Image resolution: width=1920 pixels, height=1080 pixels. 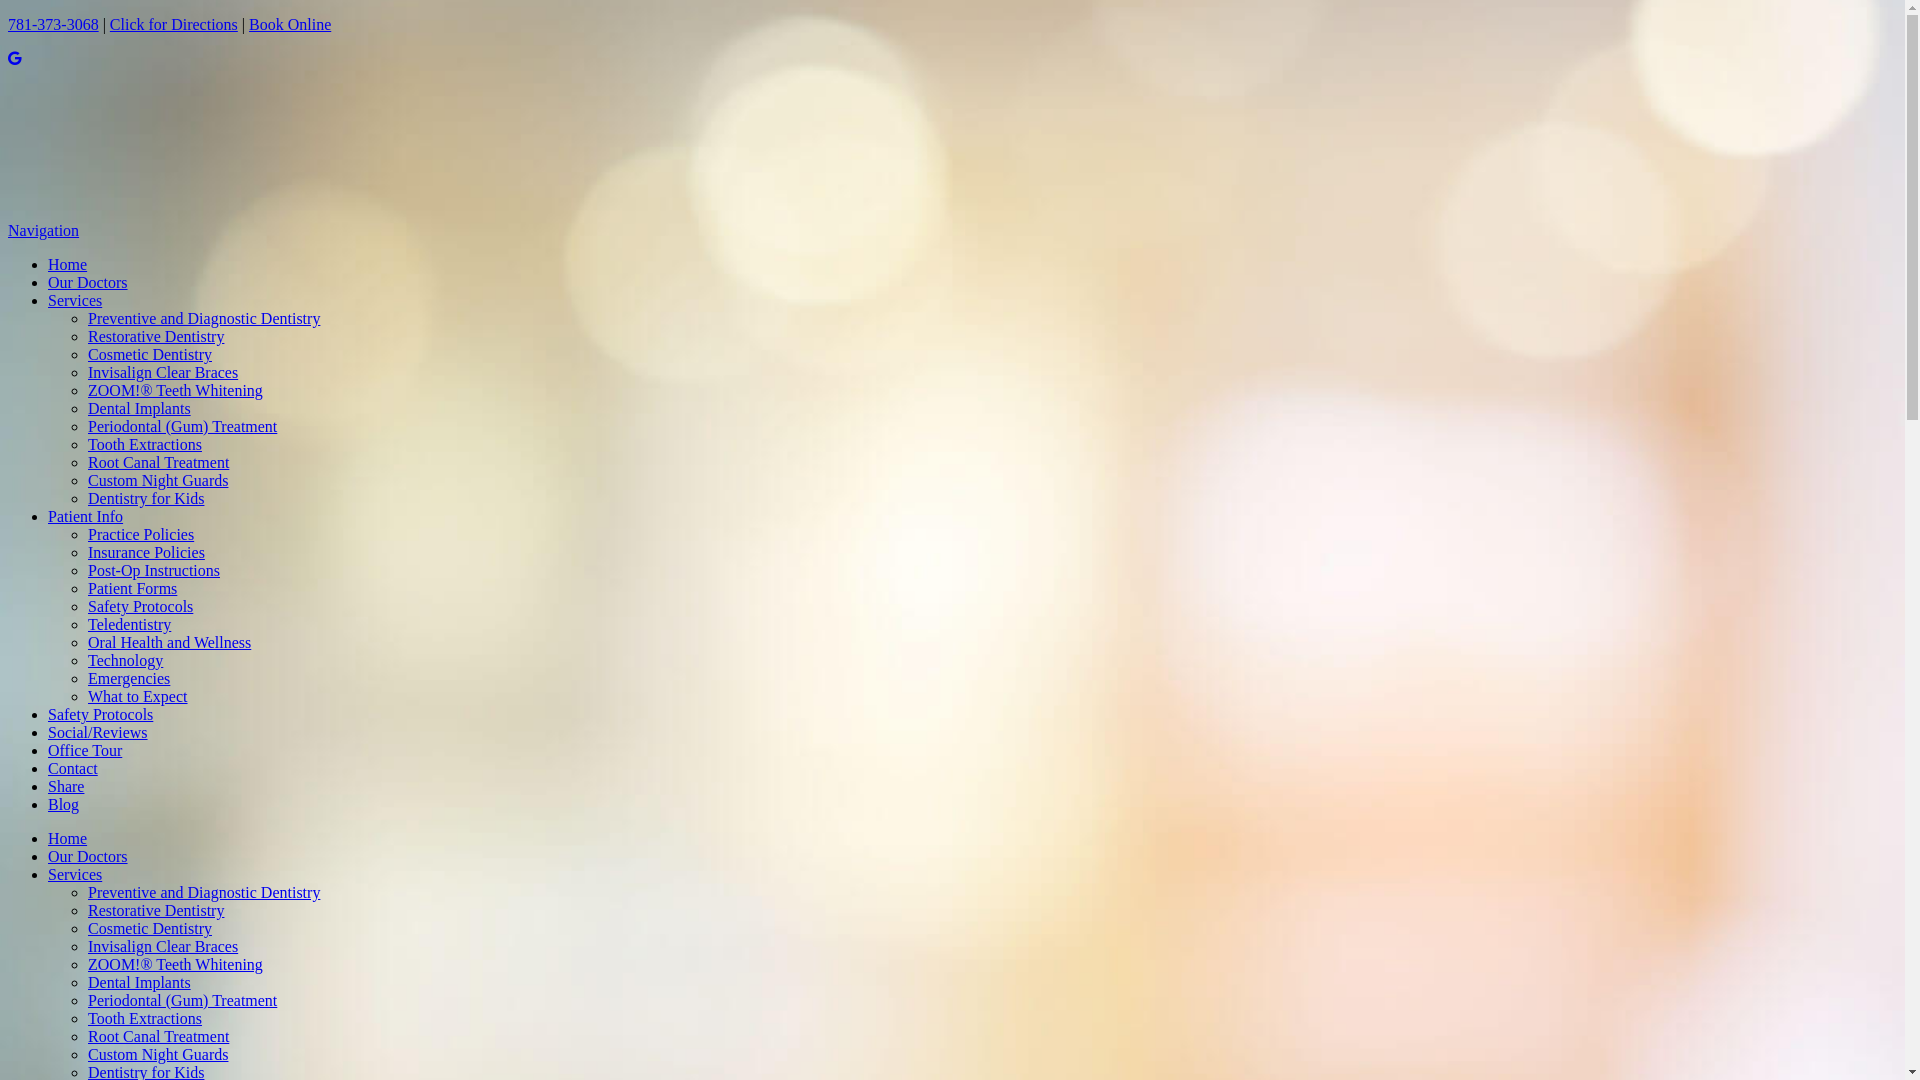 What do you see at coordinates (145, 552) in the screenshot?
I see `'Insurance Policies'` at bounding box center [145, 552].